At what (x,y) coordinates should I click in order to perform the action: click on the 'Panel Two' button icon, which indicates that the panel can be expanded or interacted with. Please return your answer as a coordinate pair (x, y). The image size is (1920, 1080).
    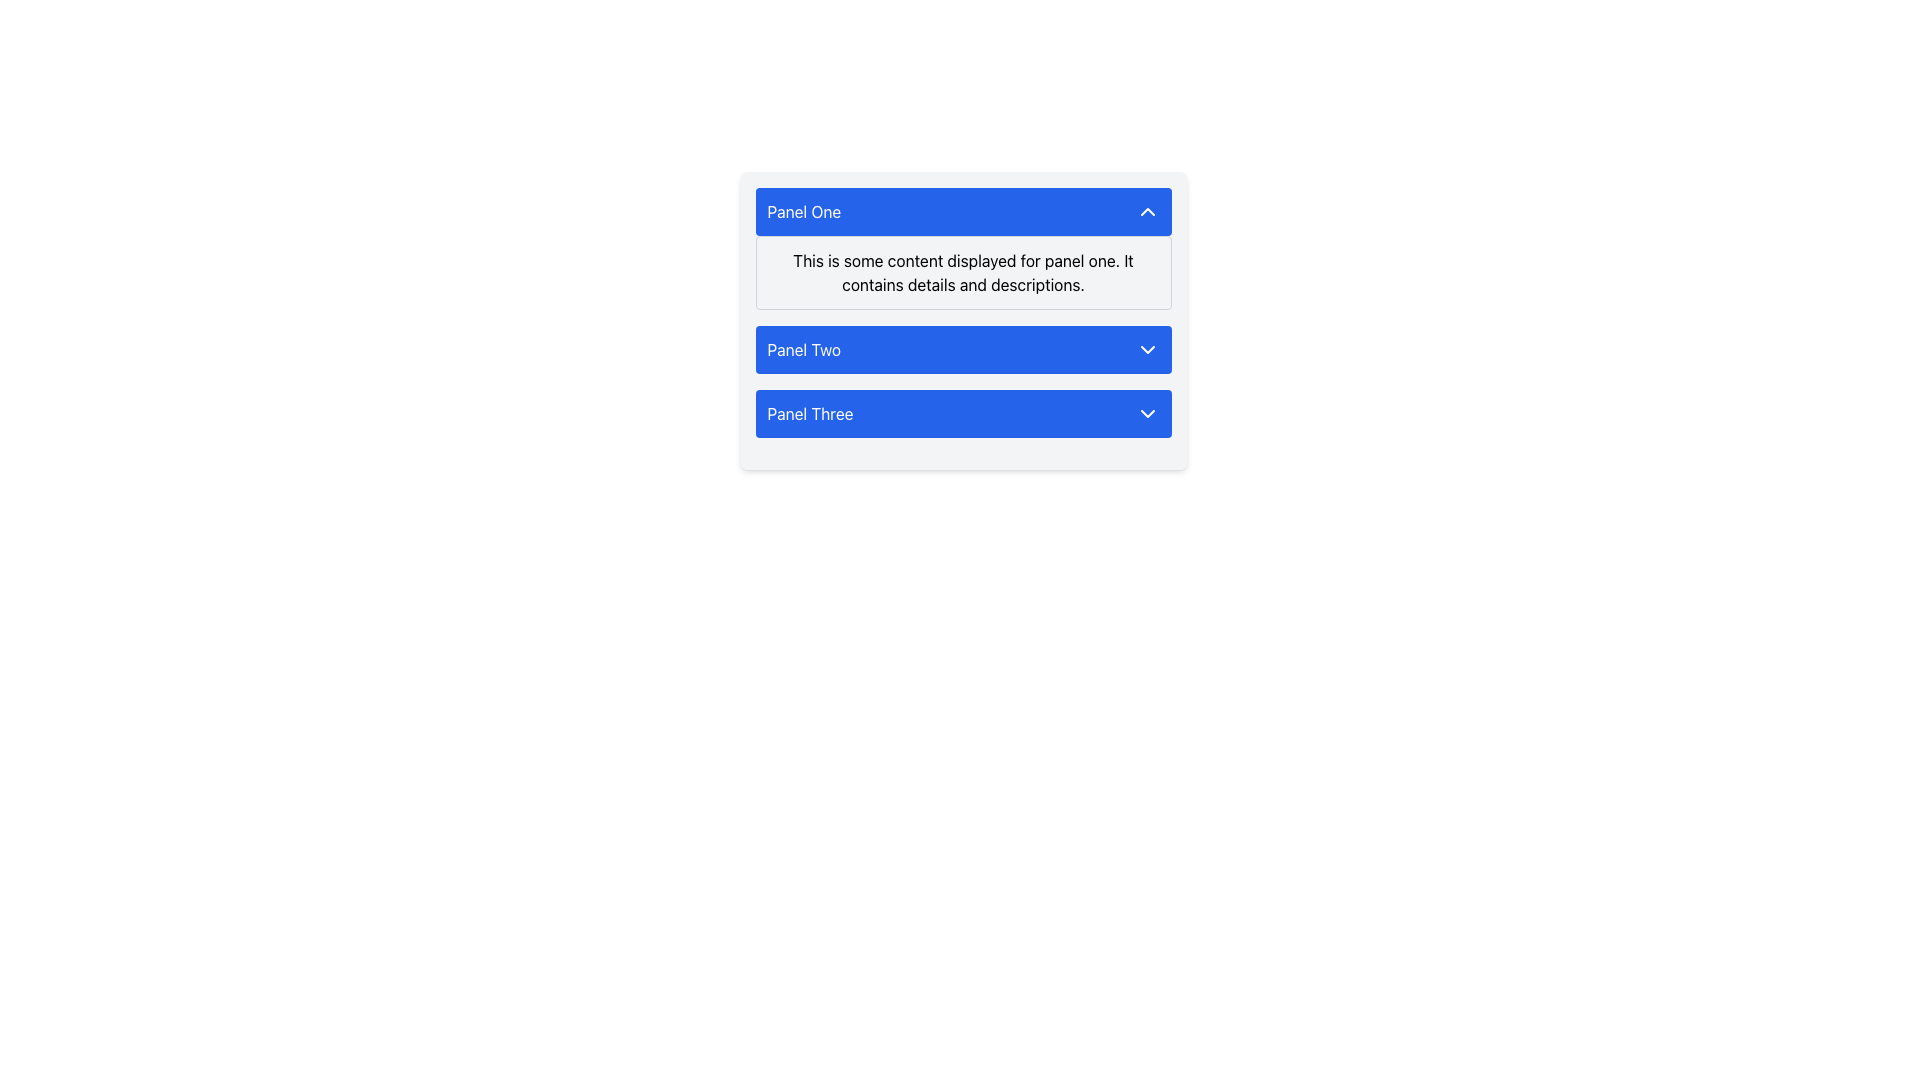
    Looking at the image, I should click on (1147, 349).